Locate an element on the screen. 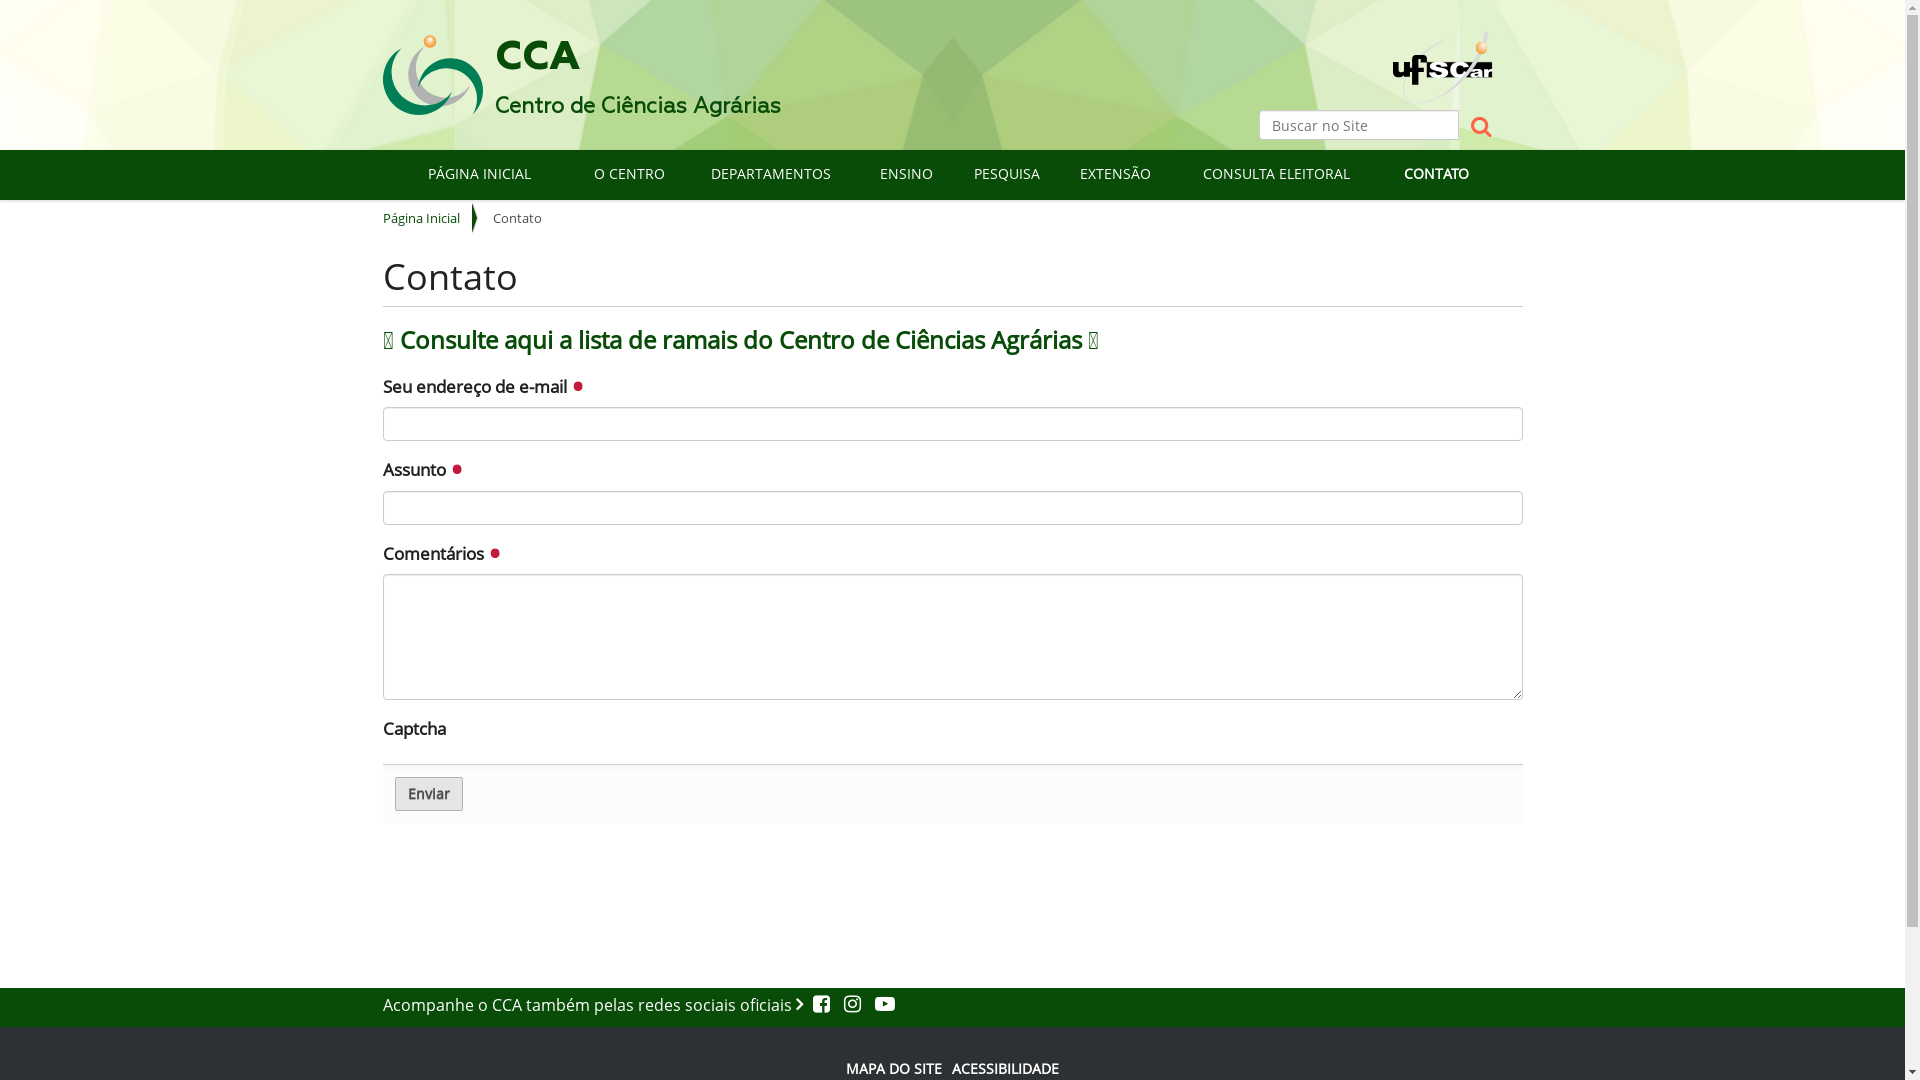  'PESQUISA' is located at coordinates (1006, 172).